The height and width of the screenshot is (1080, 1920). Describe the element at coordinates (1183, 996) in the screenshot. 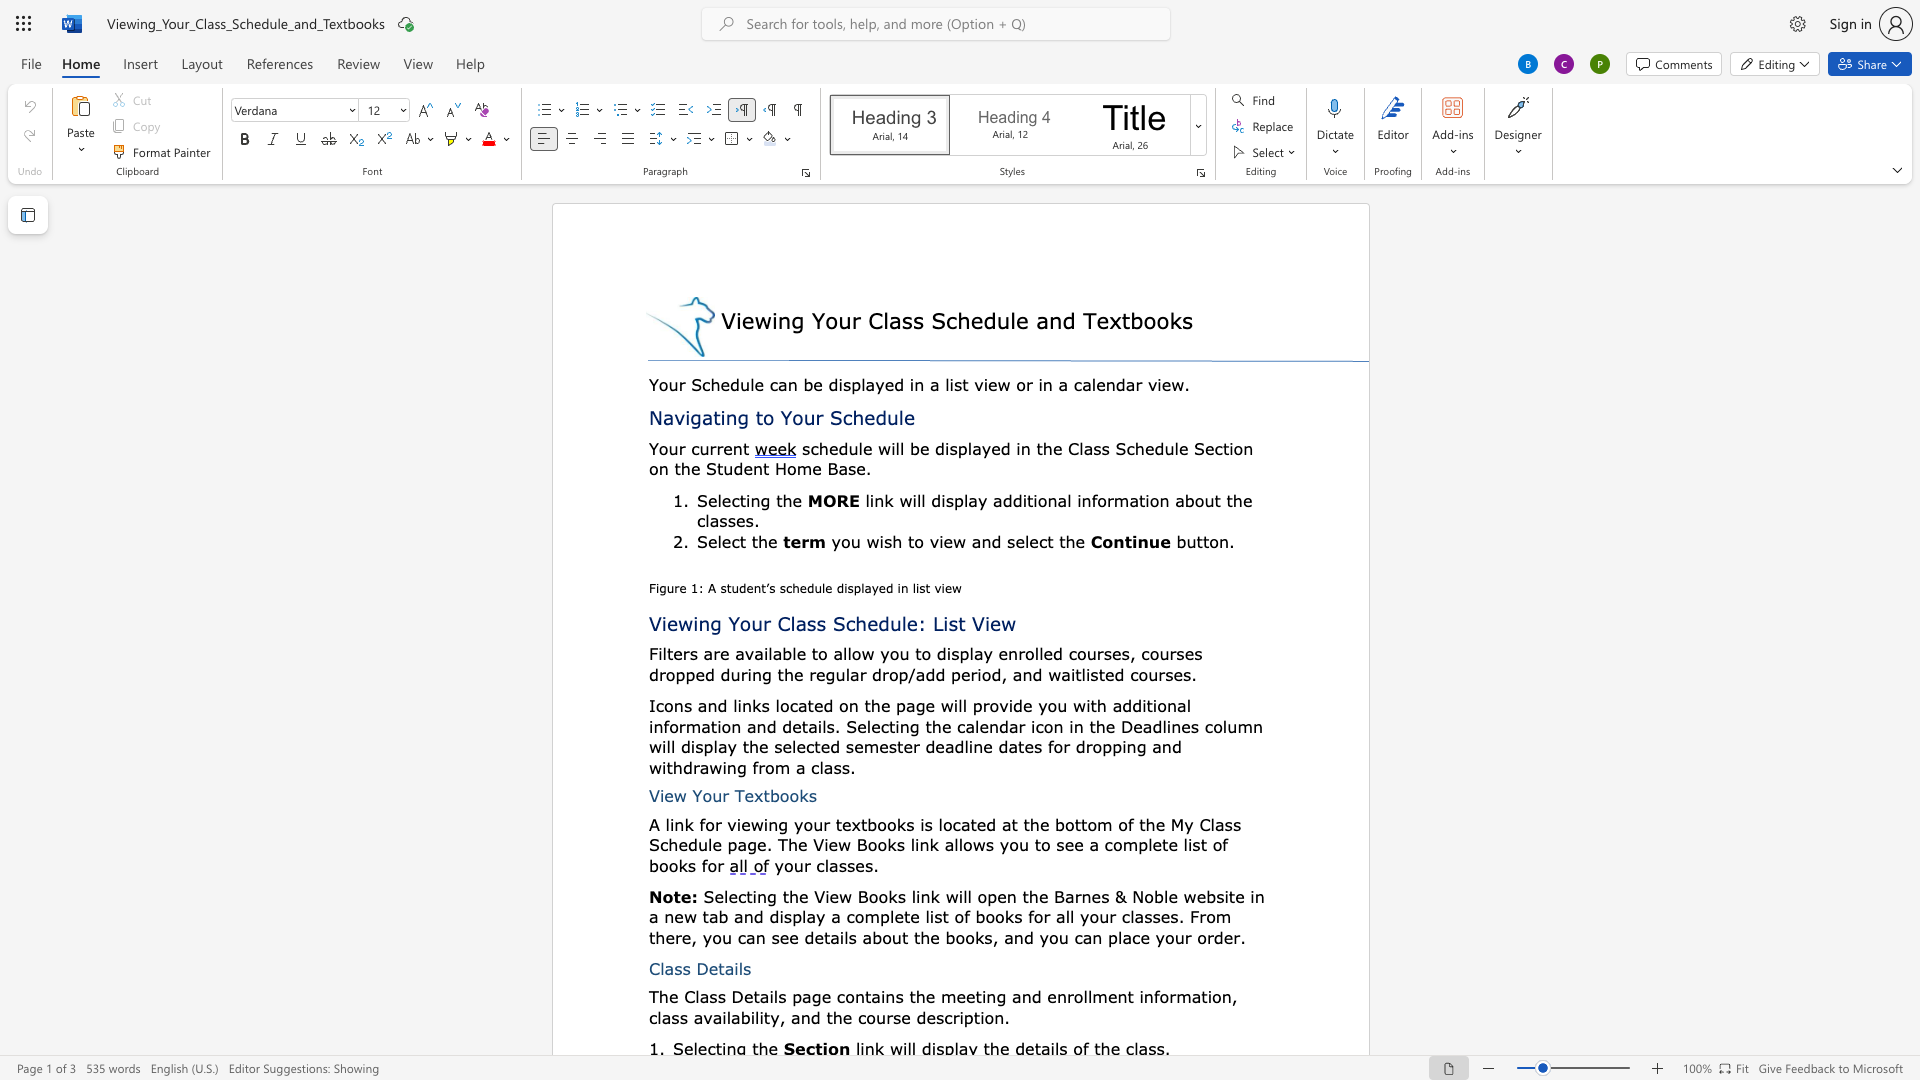

I see `the 3th character "m" in the text` at that location.